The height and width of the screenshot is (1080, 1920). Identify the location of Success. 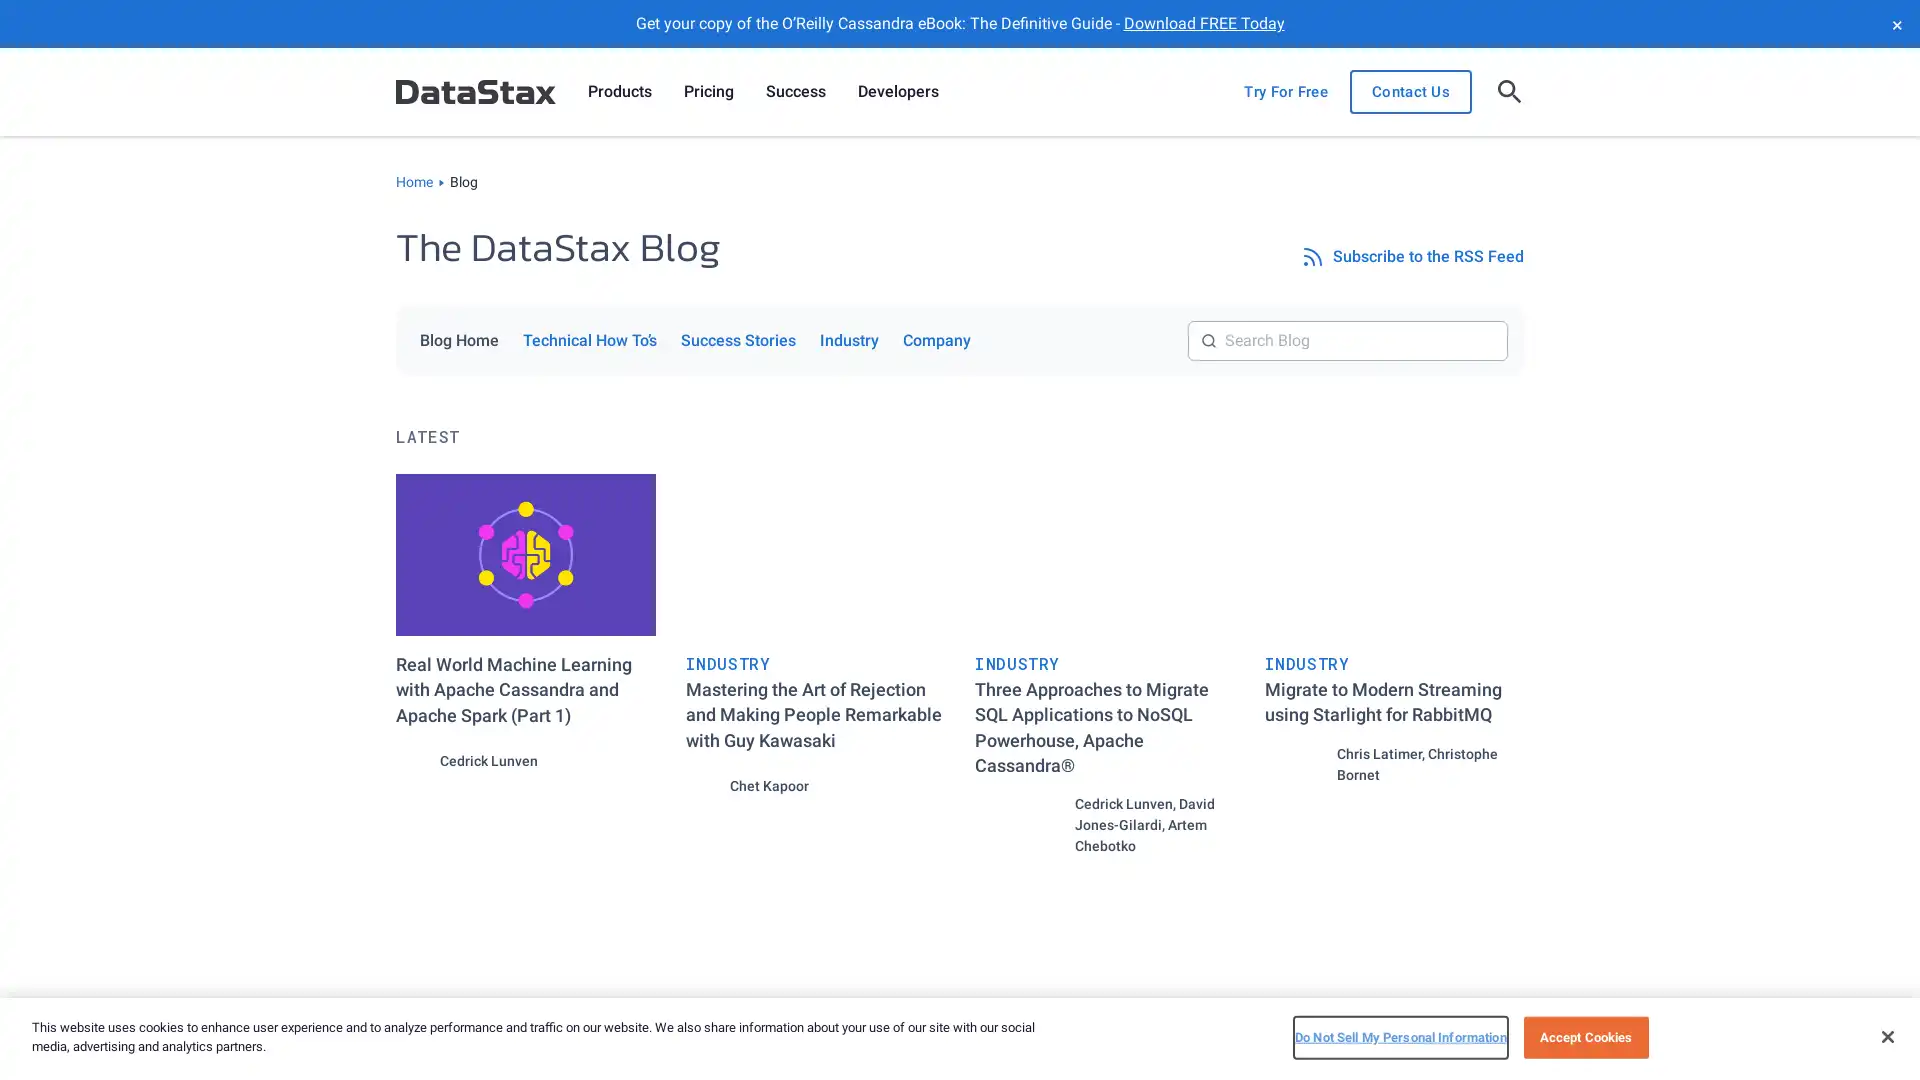
(795, 92).